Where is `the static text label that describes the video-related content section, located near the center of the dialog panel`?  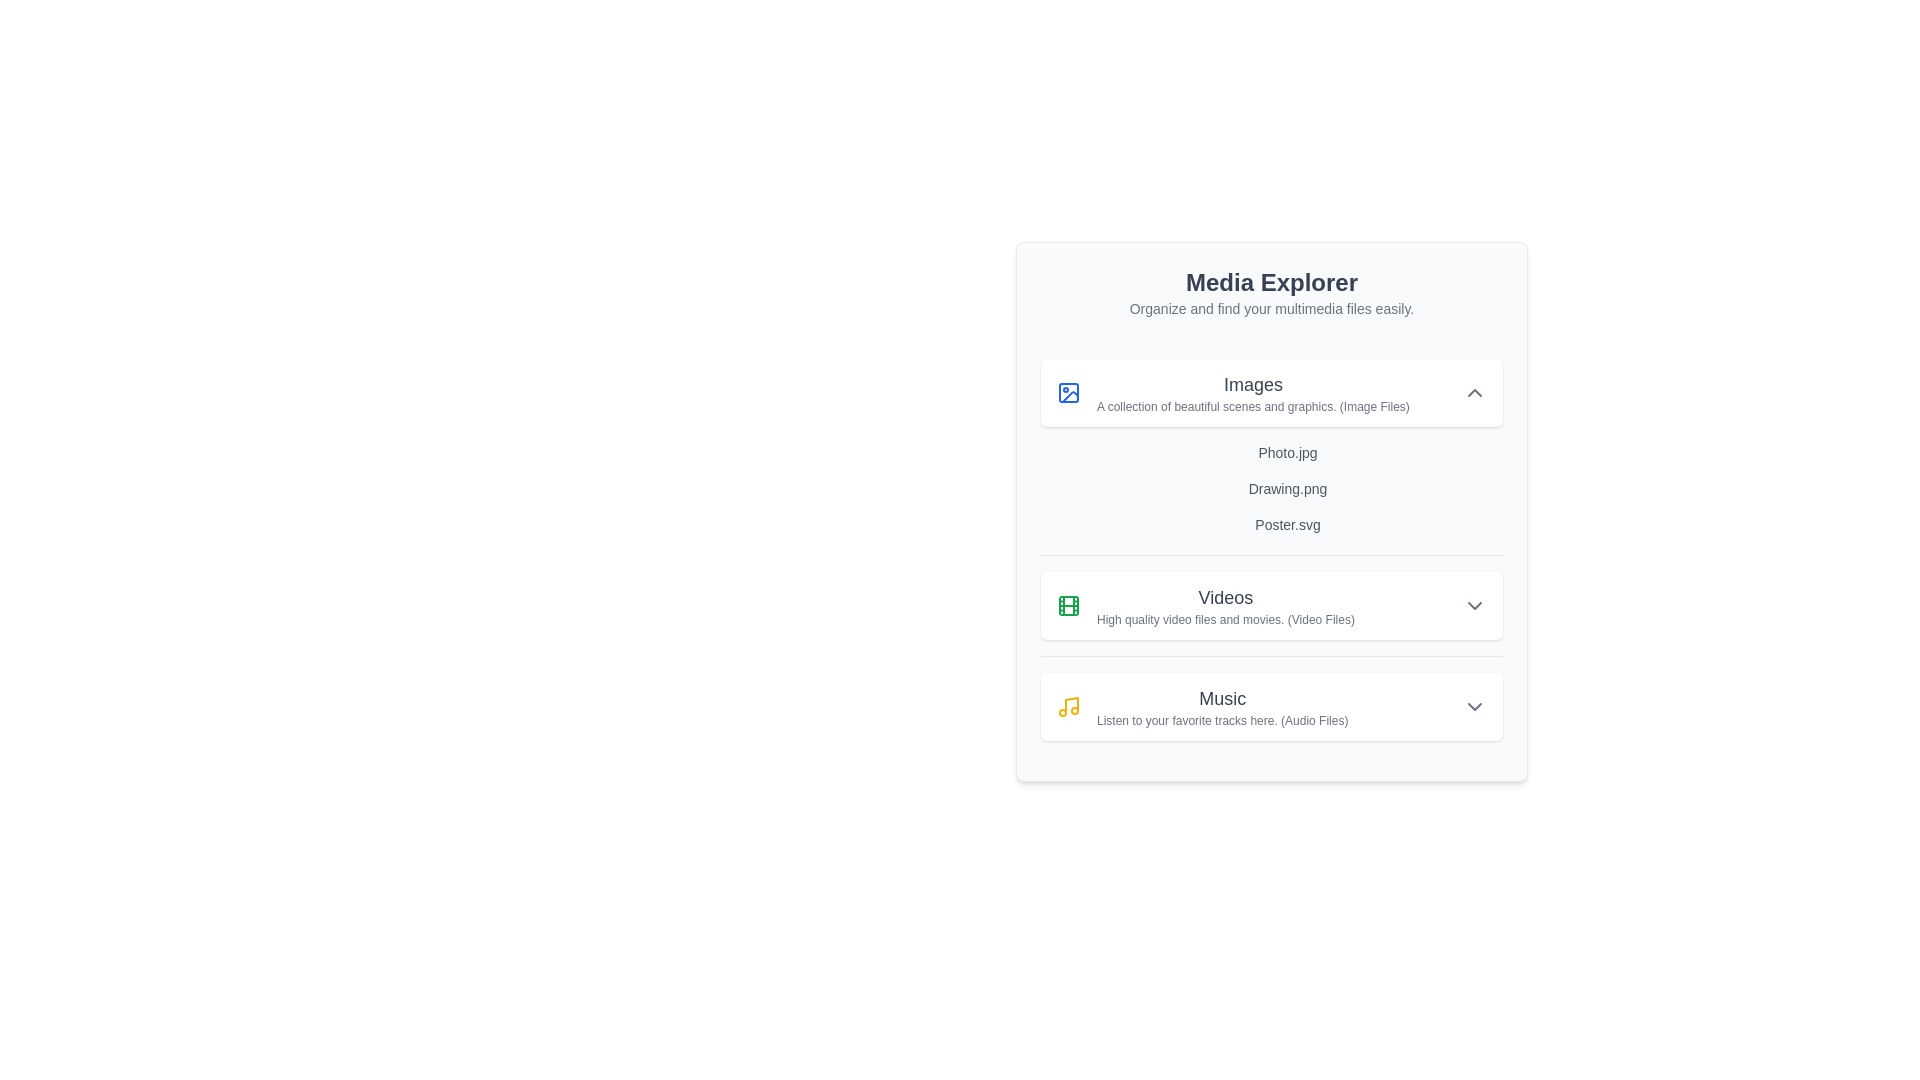 the static text label that describes the video-related content section, located near the center of the dialog panel is located at coordinates (1224, 596).